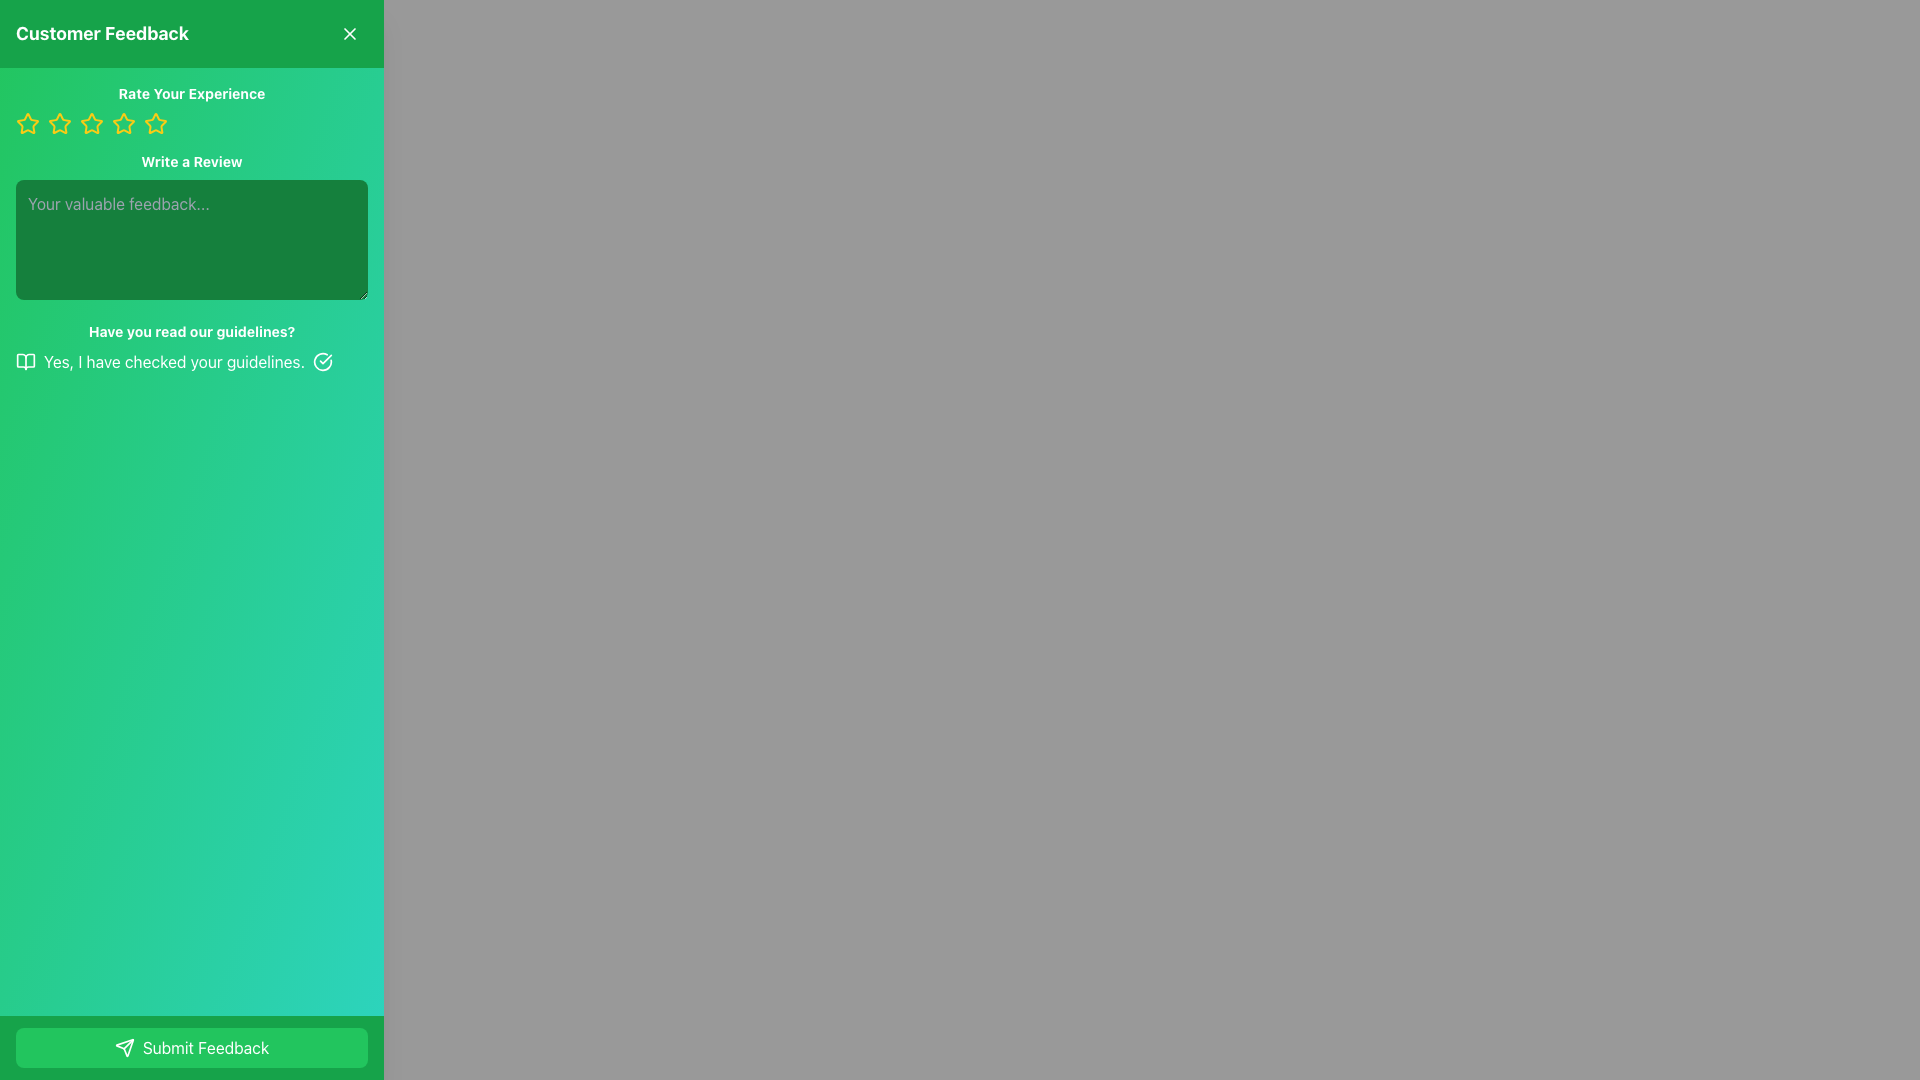  I want to click on the second star icon in the horizontal row of five stars under the 'Rate Your Experience' text, so click(123, 123).